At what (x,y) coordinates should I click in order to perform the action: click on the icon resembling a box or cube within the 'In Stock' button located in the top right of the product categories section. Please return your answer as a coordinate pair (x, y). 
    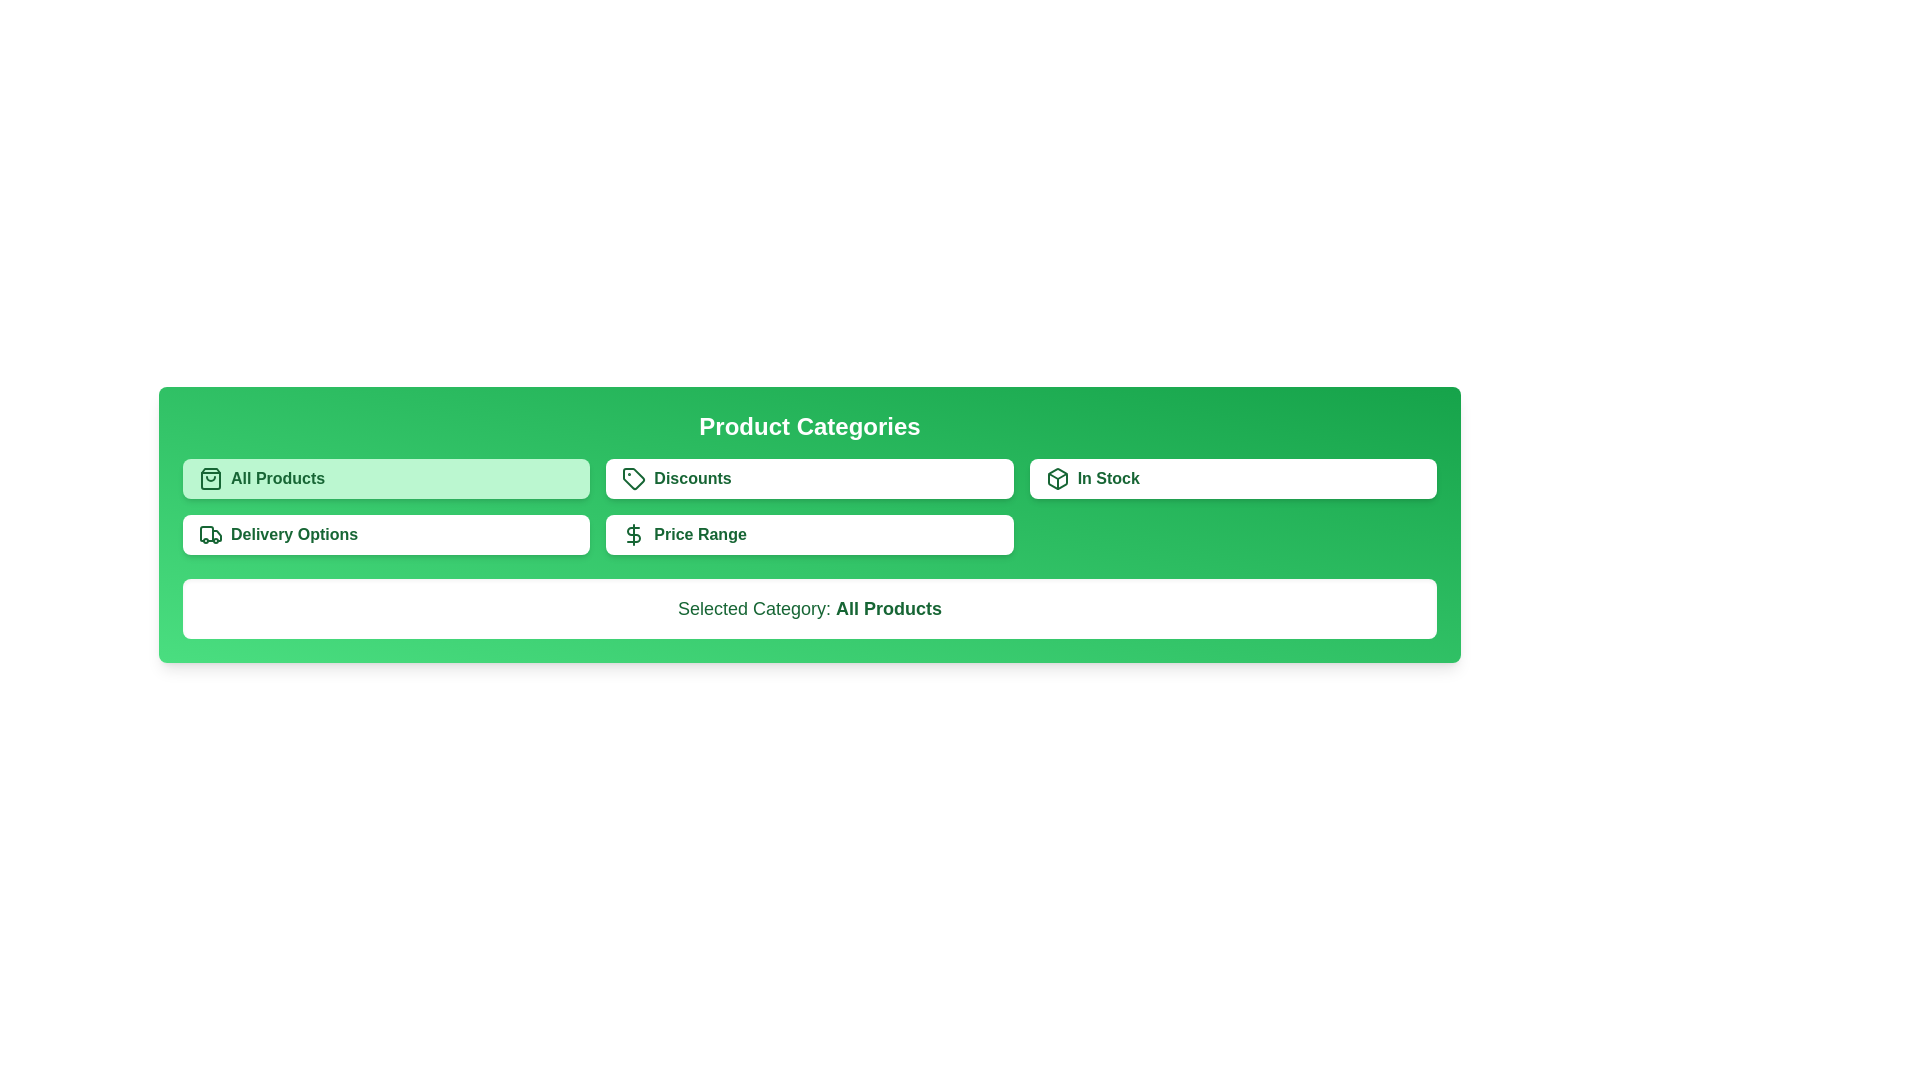
    Looking at the image, I should click on (1056, 478).